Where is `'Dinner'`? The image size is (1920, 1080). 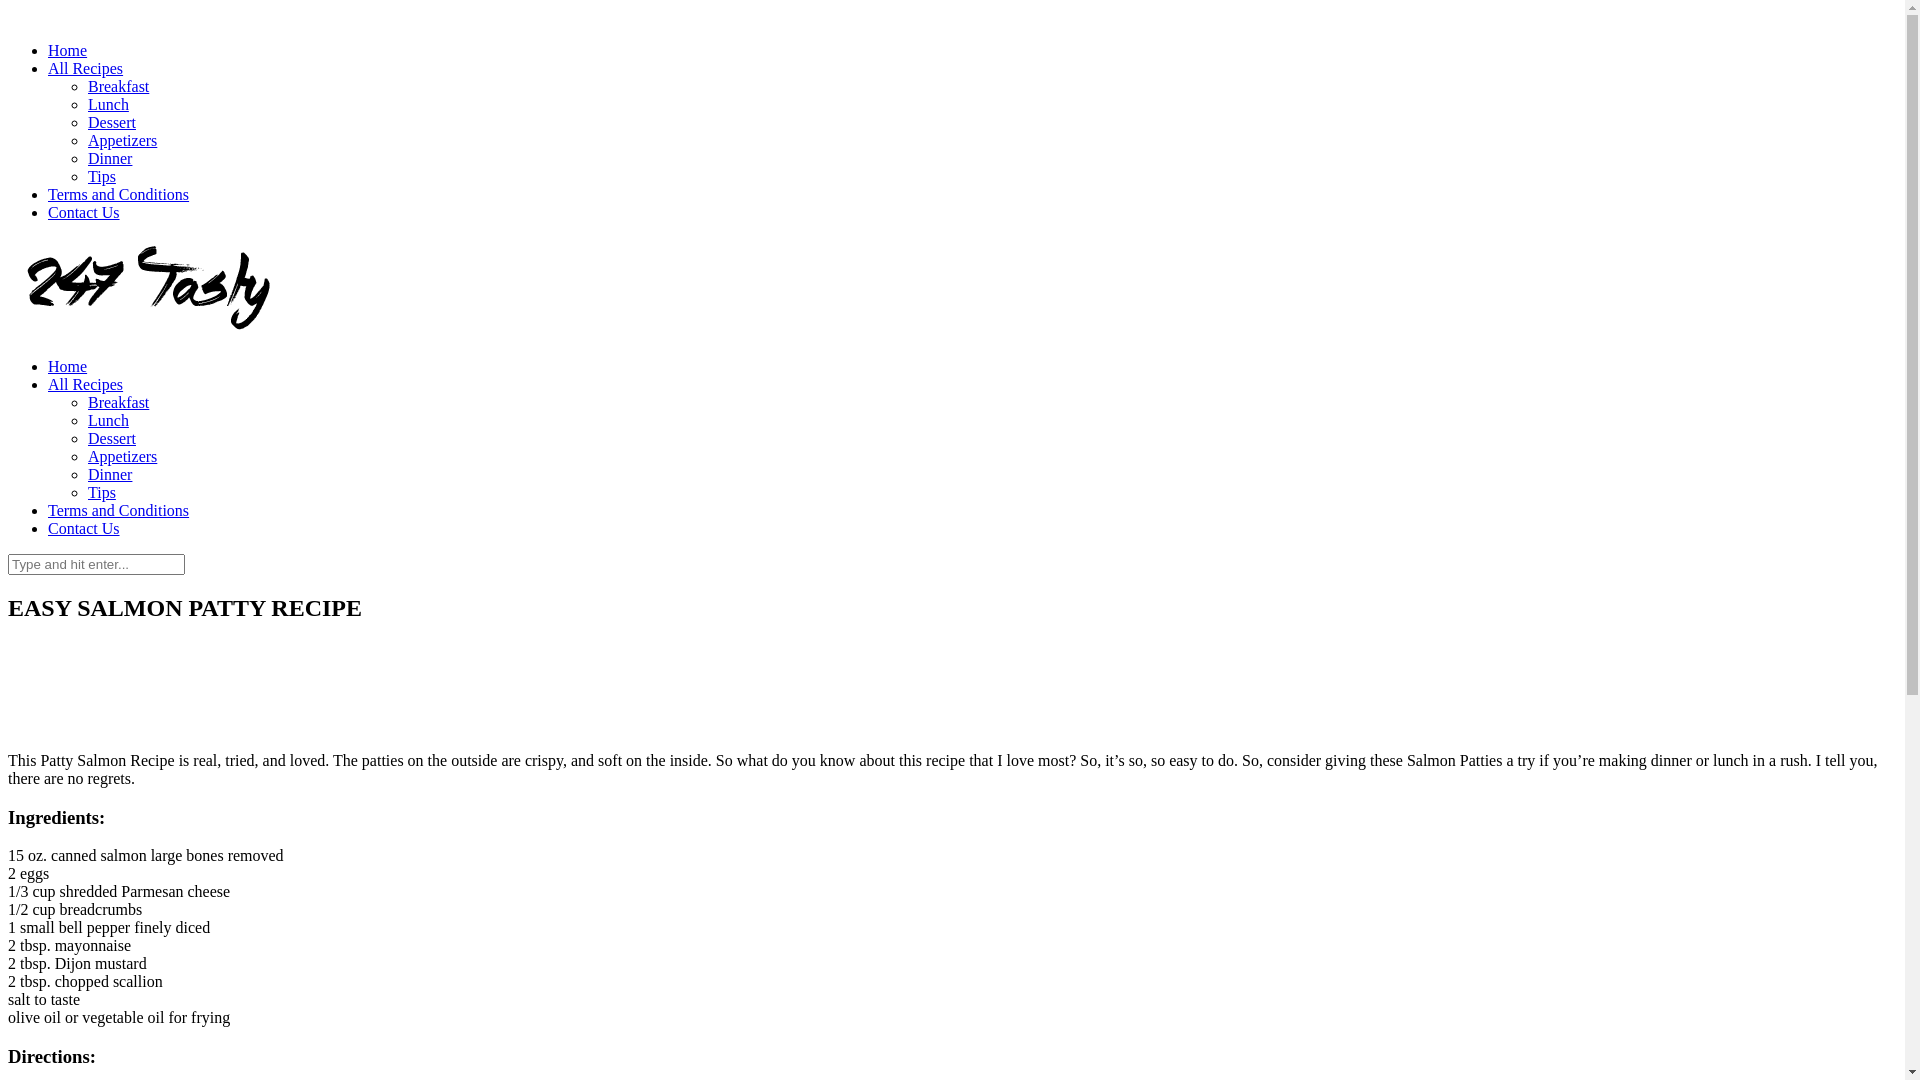
'Dinner' is located at coordinates (86, 157).